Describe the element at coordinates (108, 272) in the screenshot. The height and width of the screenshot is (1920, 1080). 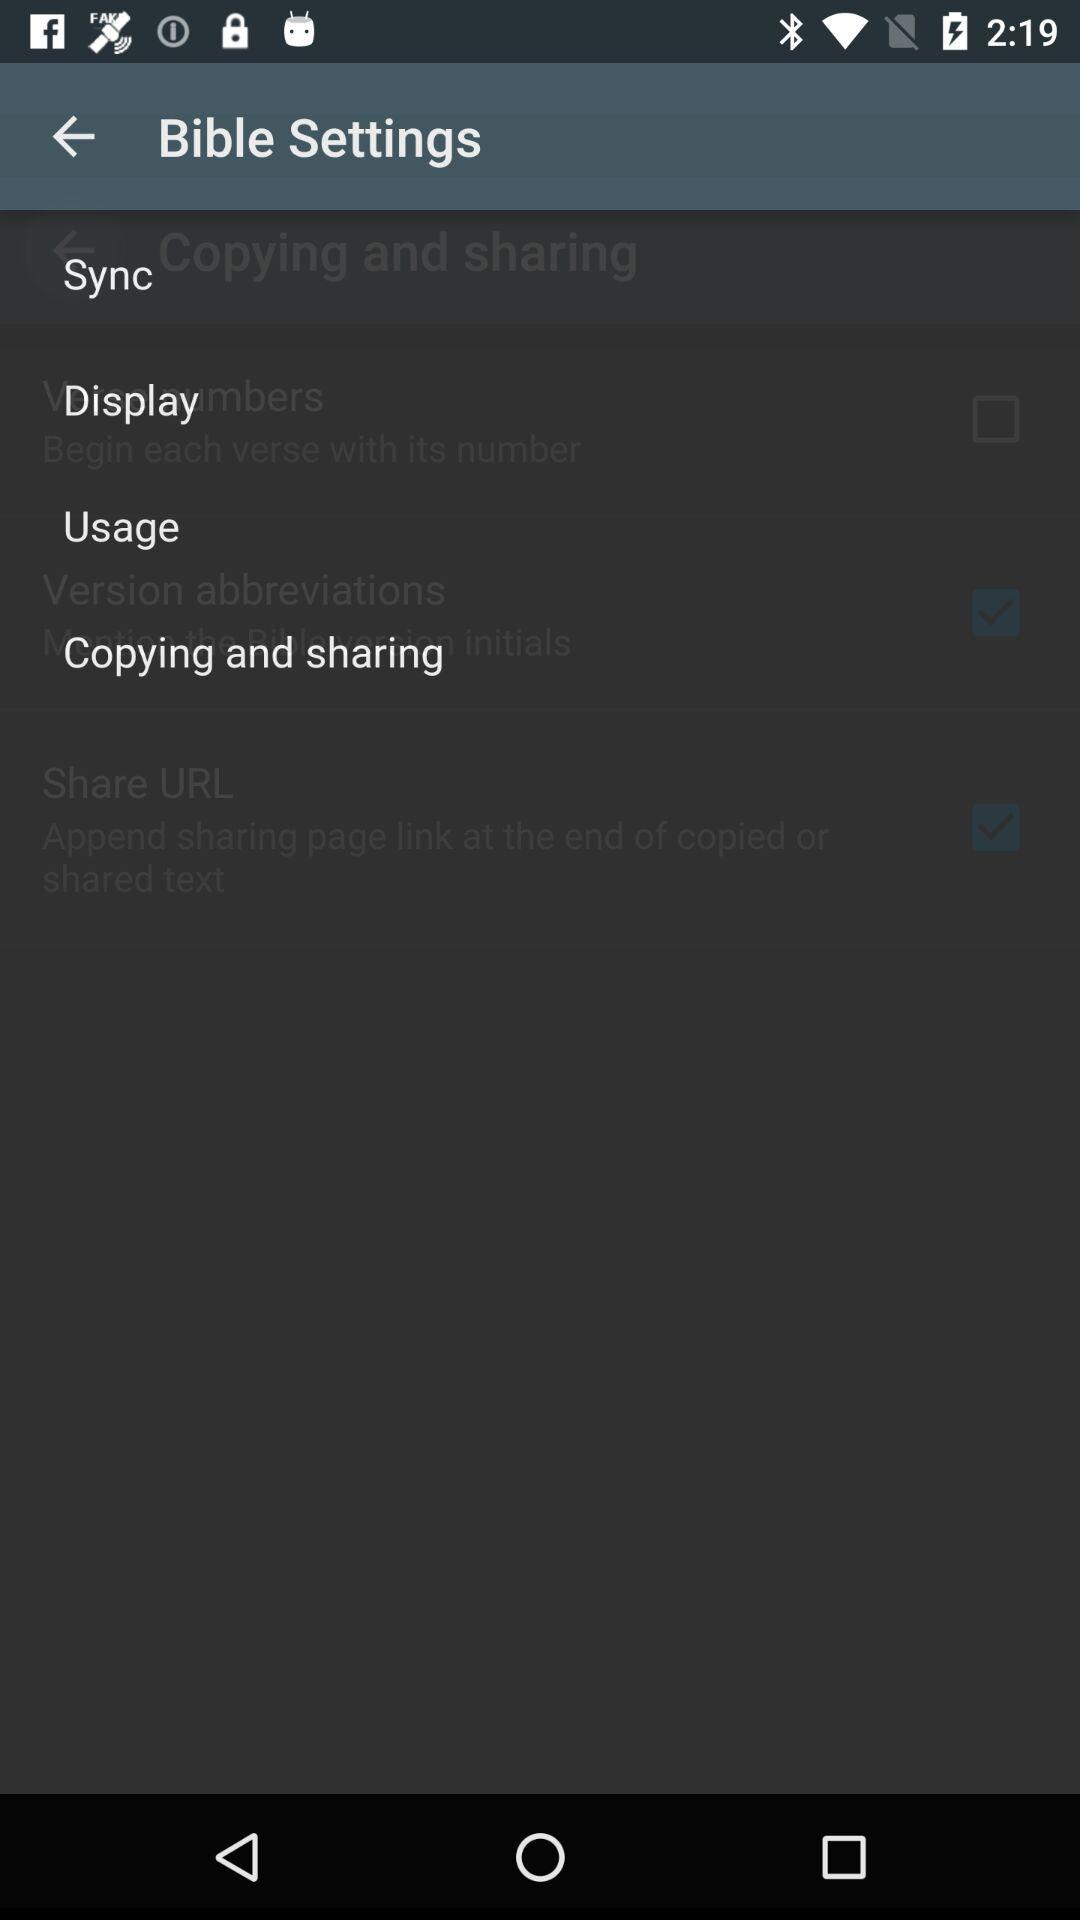
I see `the sync icon` at that location.